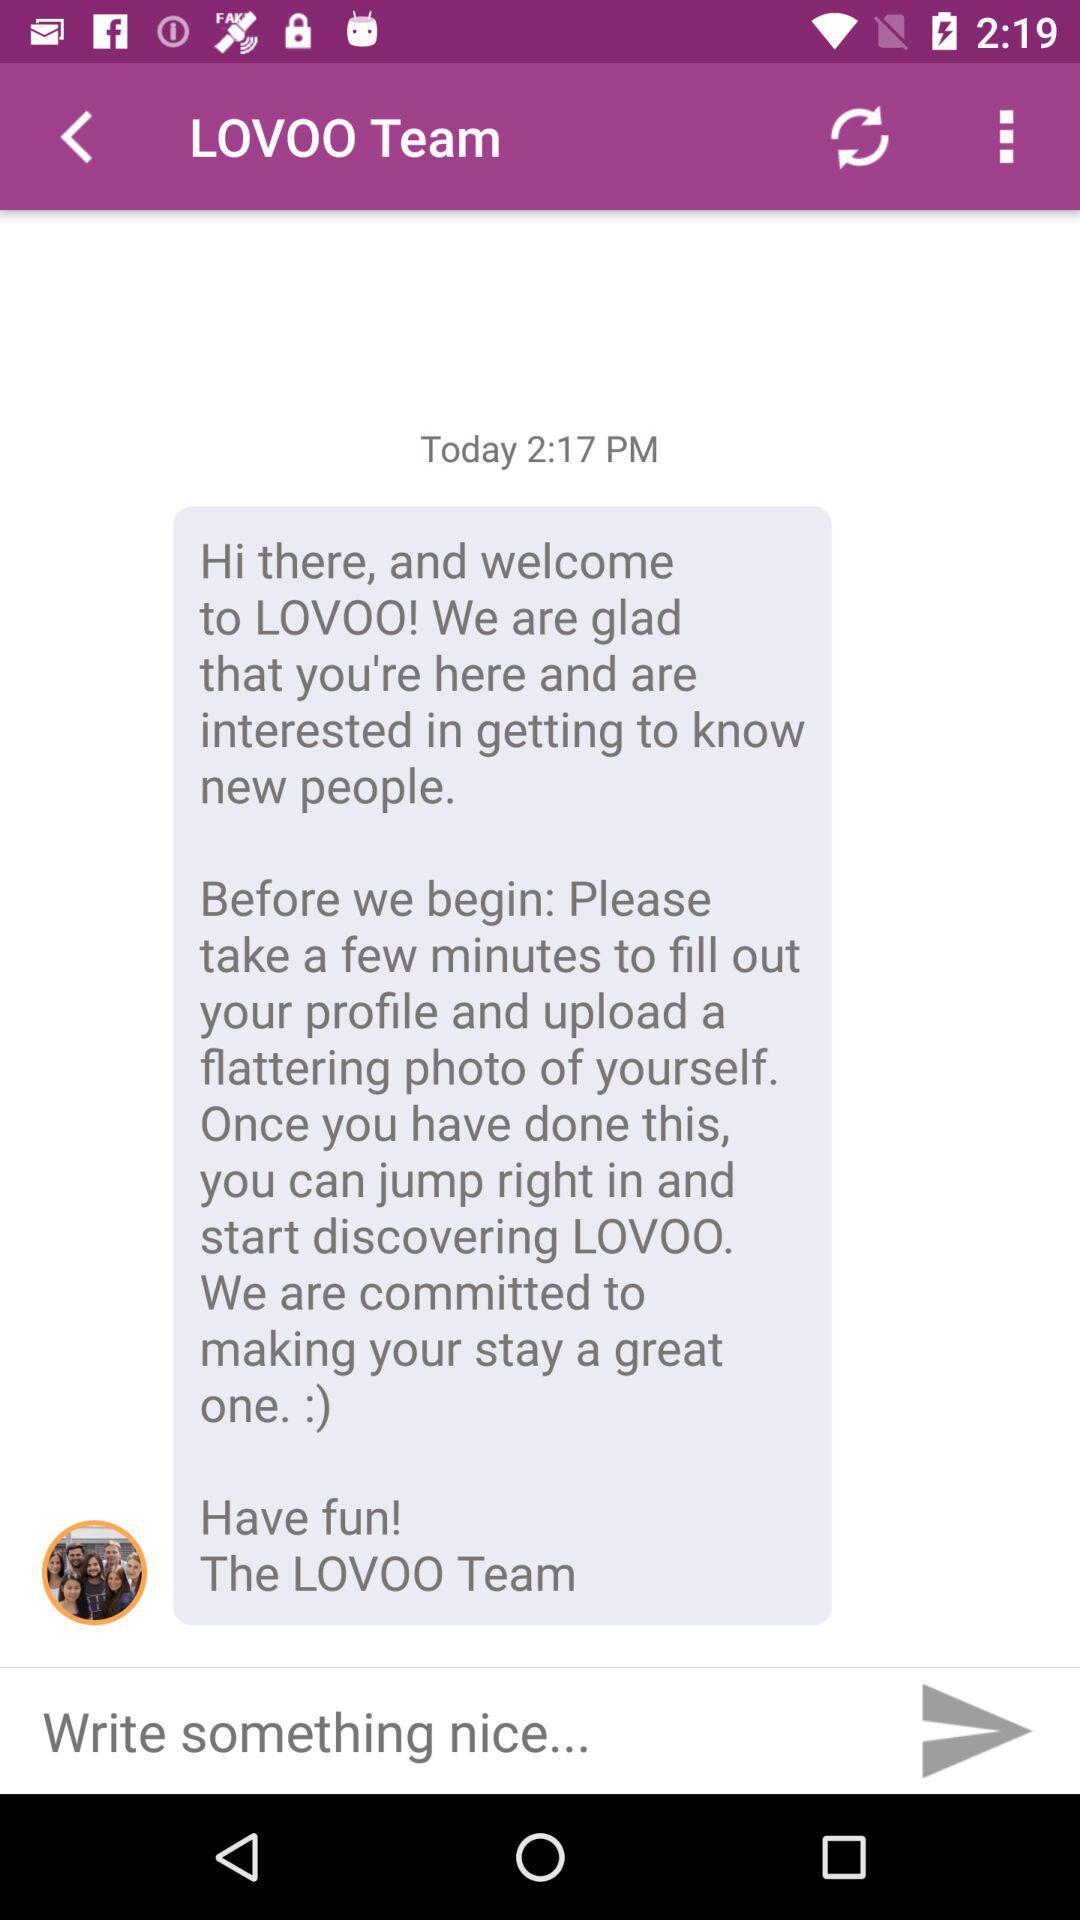 The width and height of the screenshot is (1080, 1920). What do you see at coordinates (94, 1571) in the screenshot?
I see `see profile` at bounding box center [94, 1571].